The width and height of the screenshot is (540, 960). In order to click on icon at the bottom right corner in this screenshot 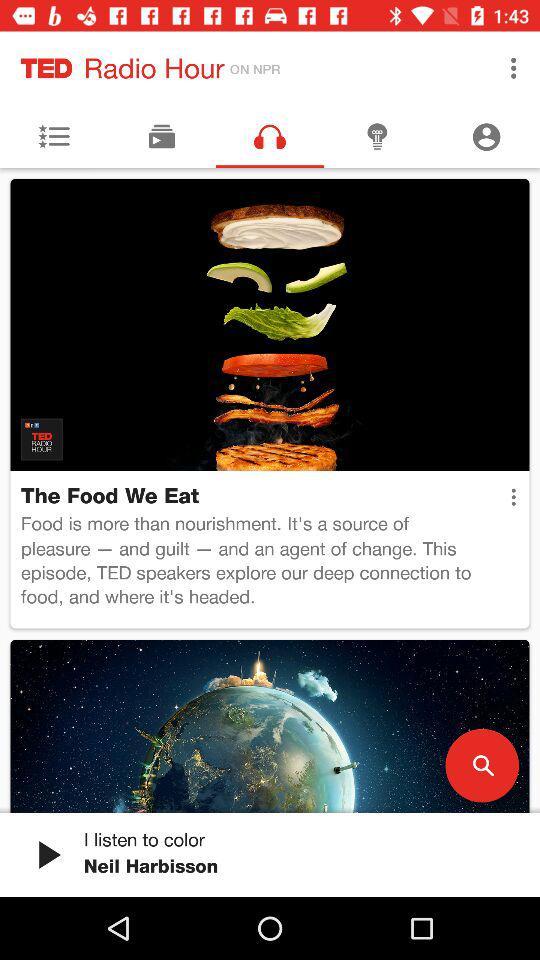, I will do `click(481, 764)`.